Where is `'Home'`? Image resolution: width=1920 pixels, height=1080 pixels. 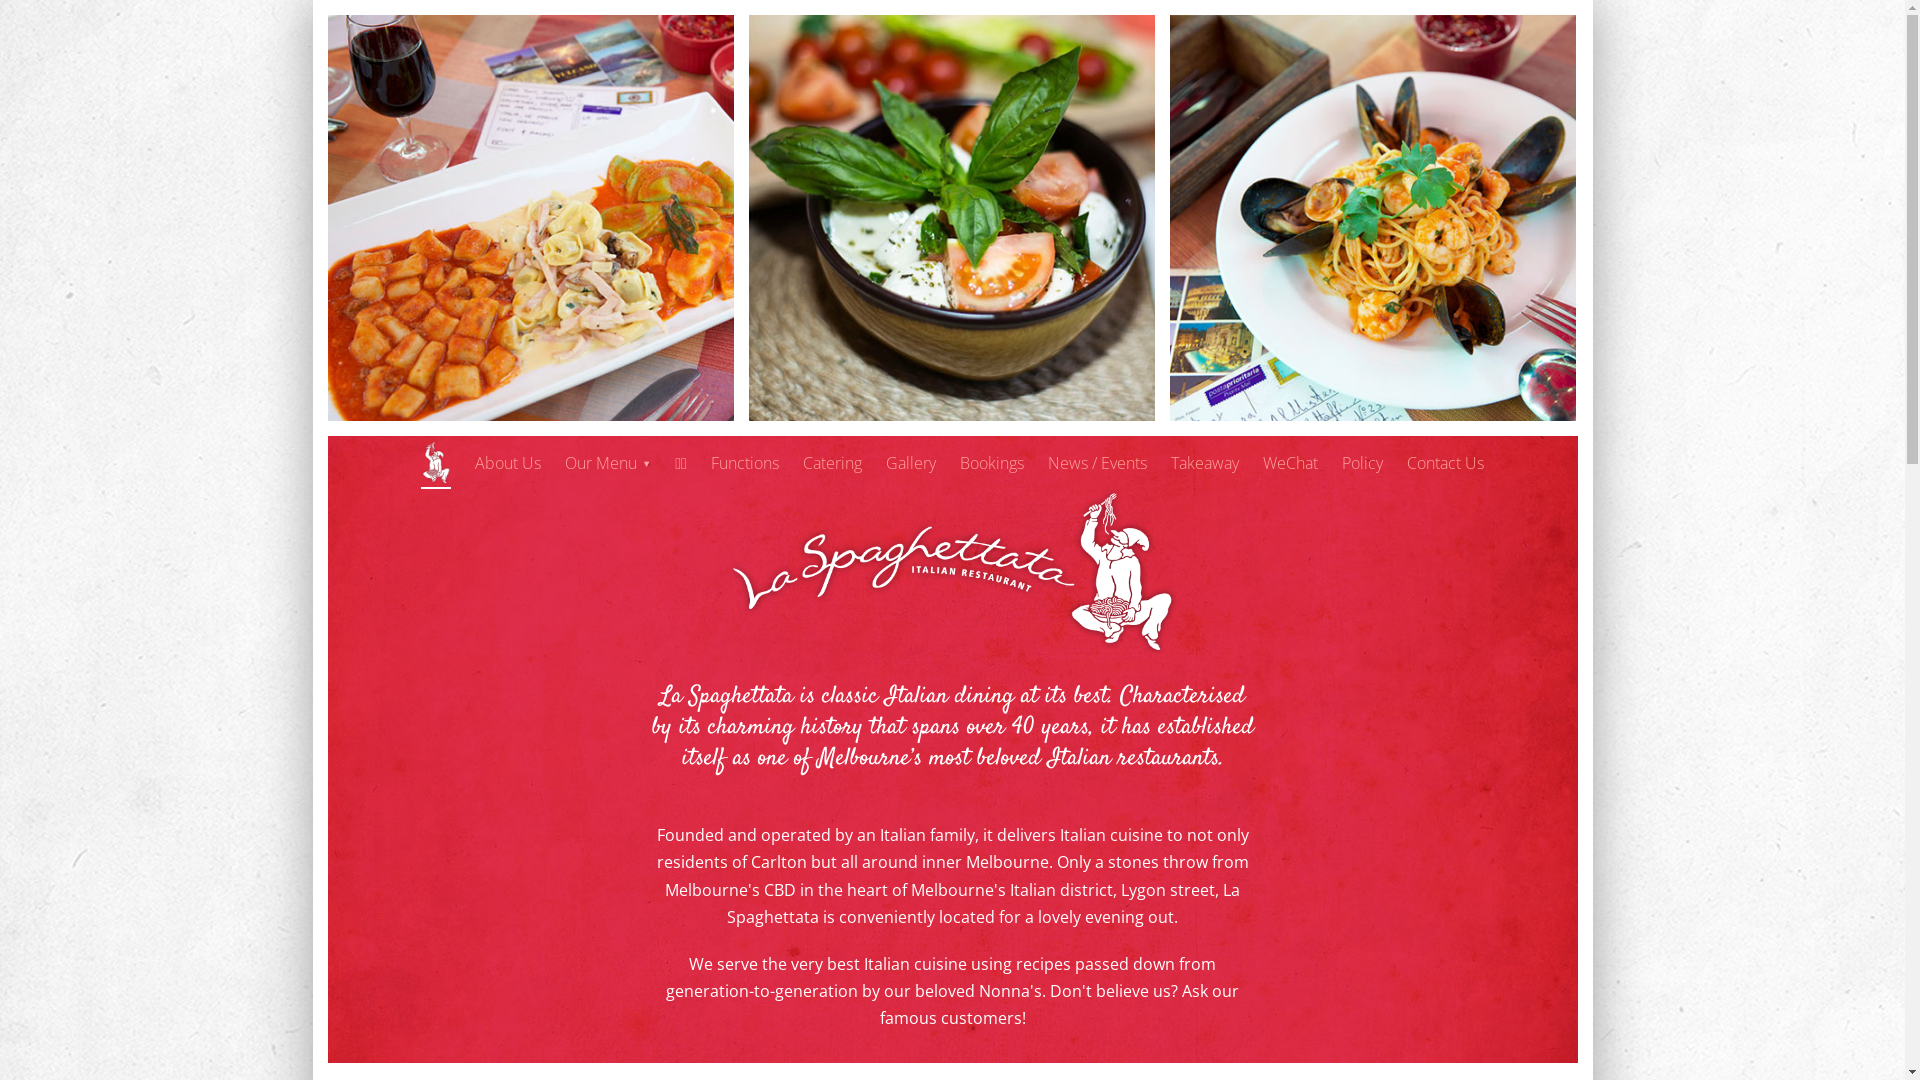 'Home' is located at coordinates (435, 462).